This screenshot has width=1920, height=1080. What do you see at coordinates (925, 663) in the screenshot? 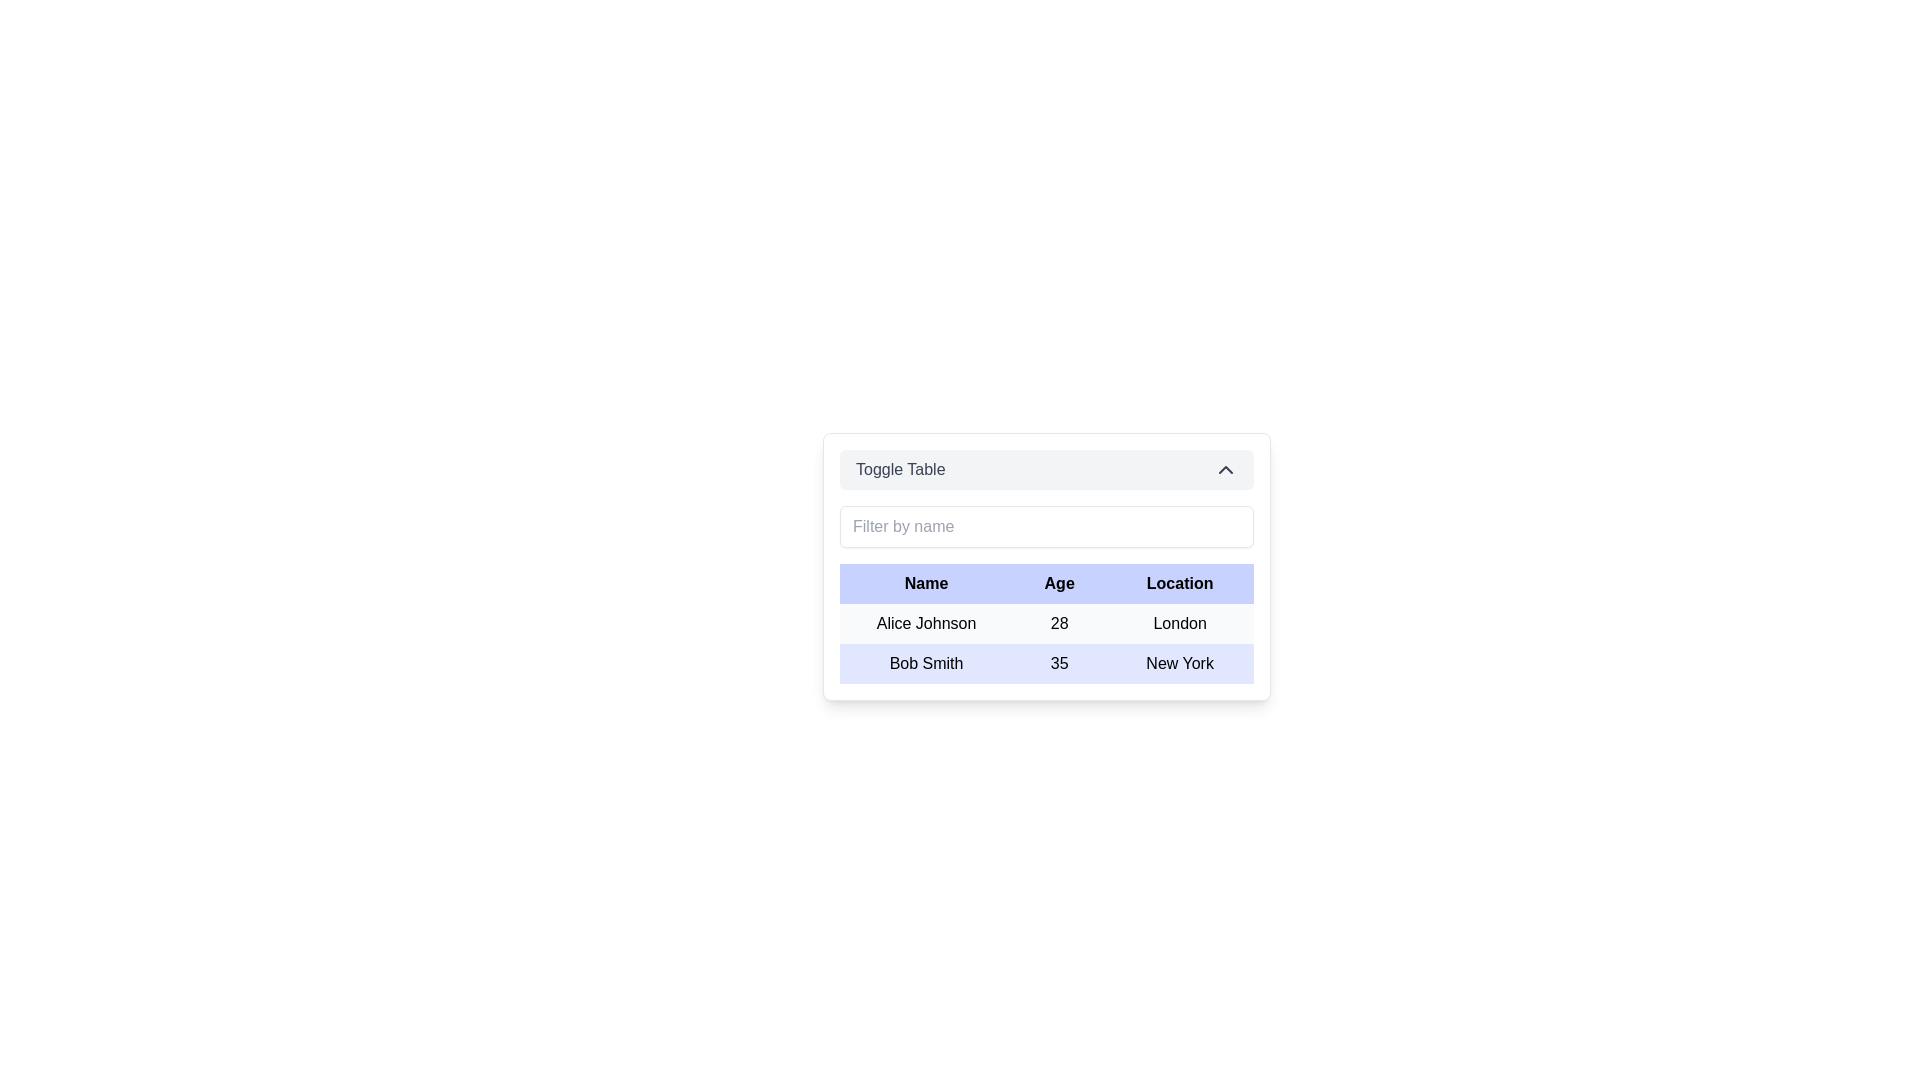
I see `the text label 'Bob Smith'` at bounding box center [925, 663].